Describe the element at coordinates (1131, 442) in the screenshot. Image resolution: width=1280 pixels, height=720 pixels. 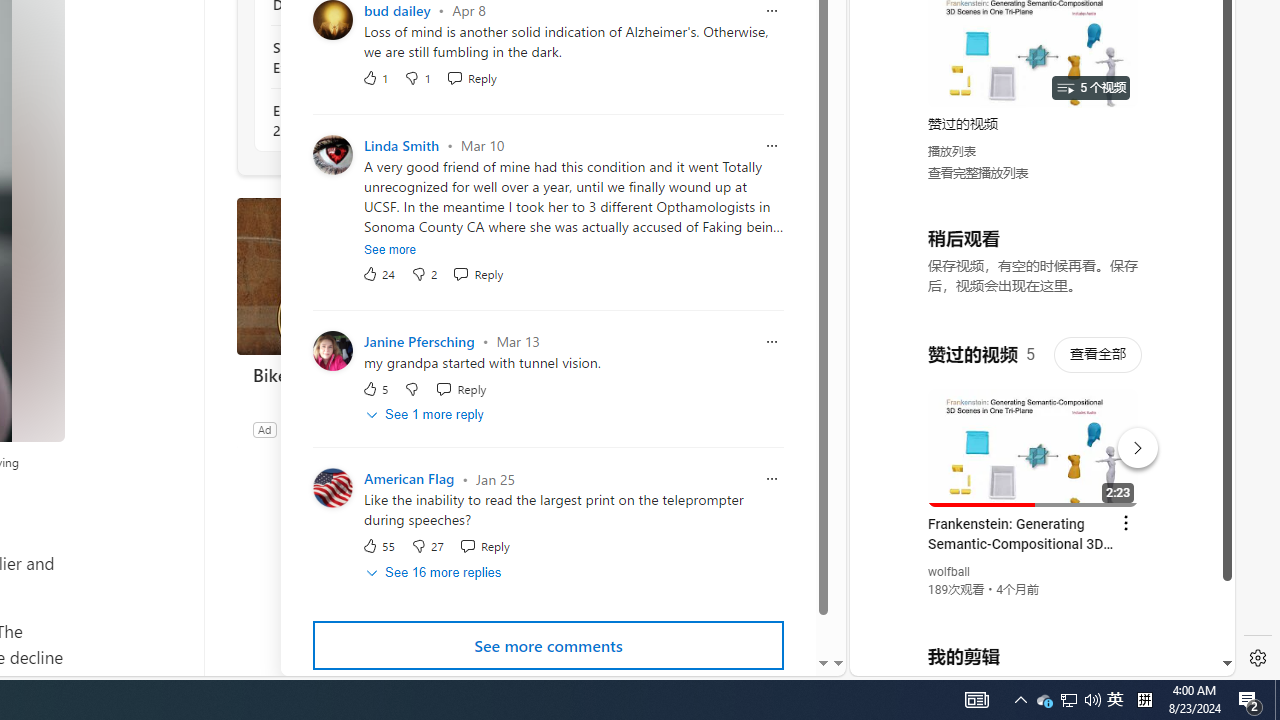
I see `'Actions for this site'` at that location.